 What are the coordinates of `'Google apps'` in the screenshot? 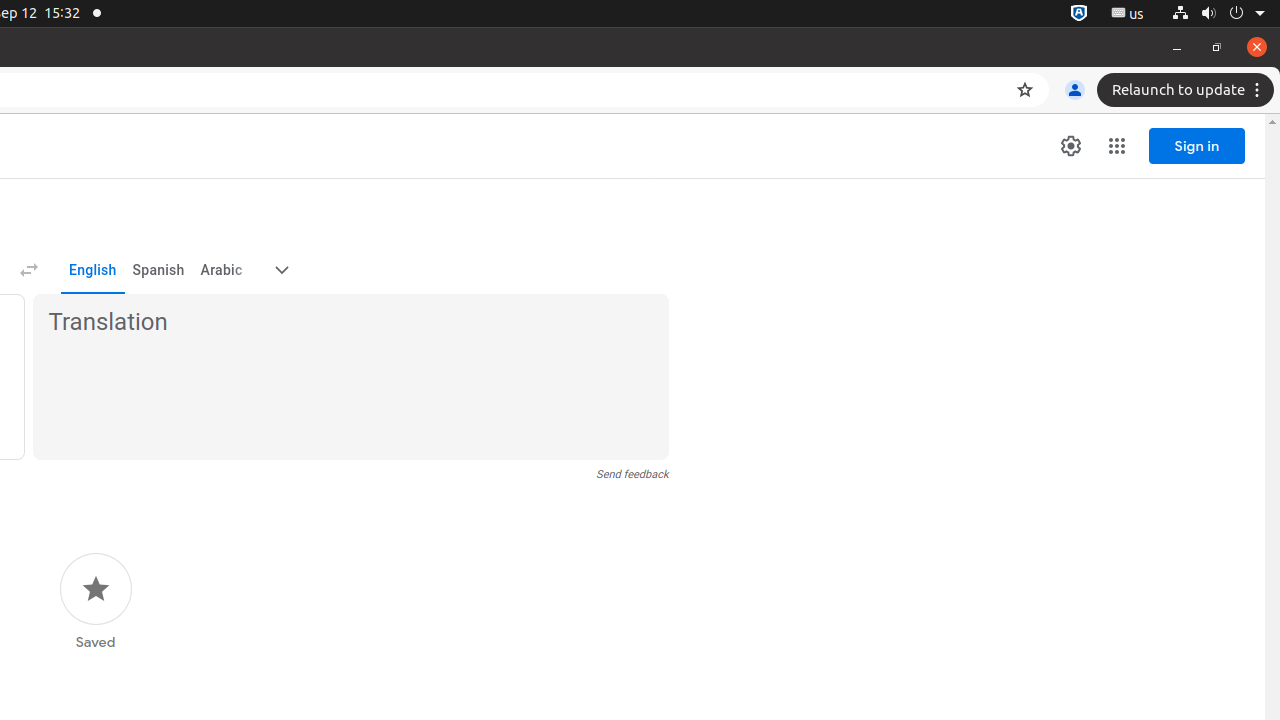 It's located at (1116, 145).